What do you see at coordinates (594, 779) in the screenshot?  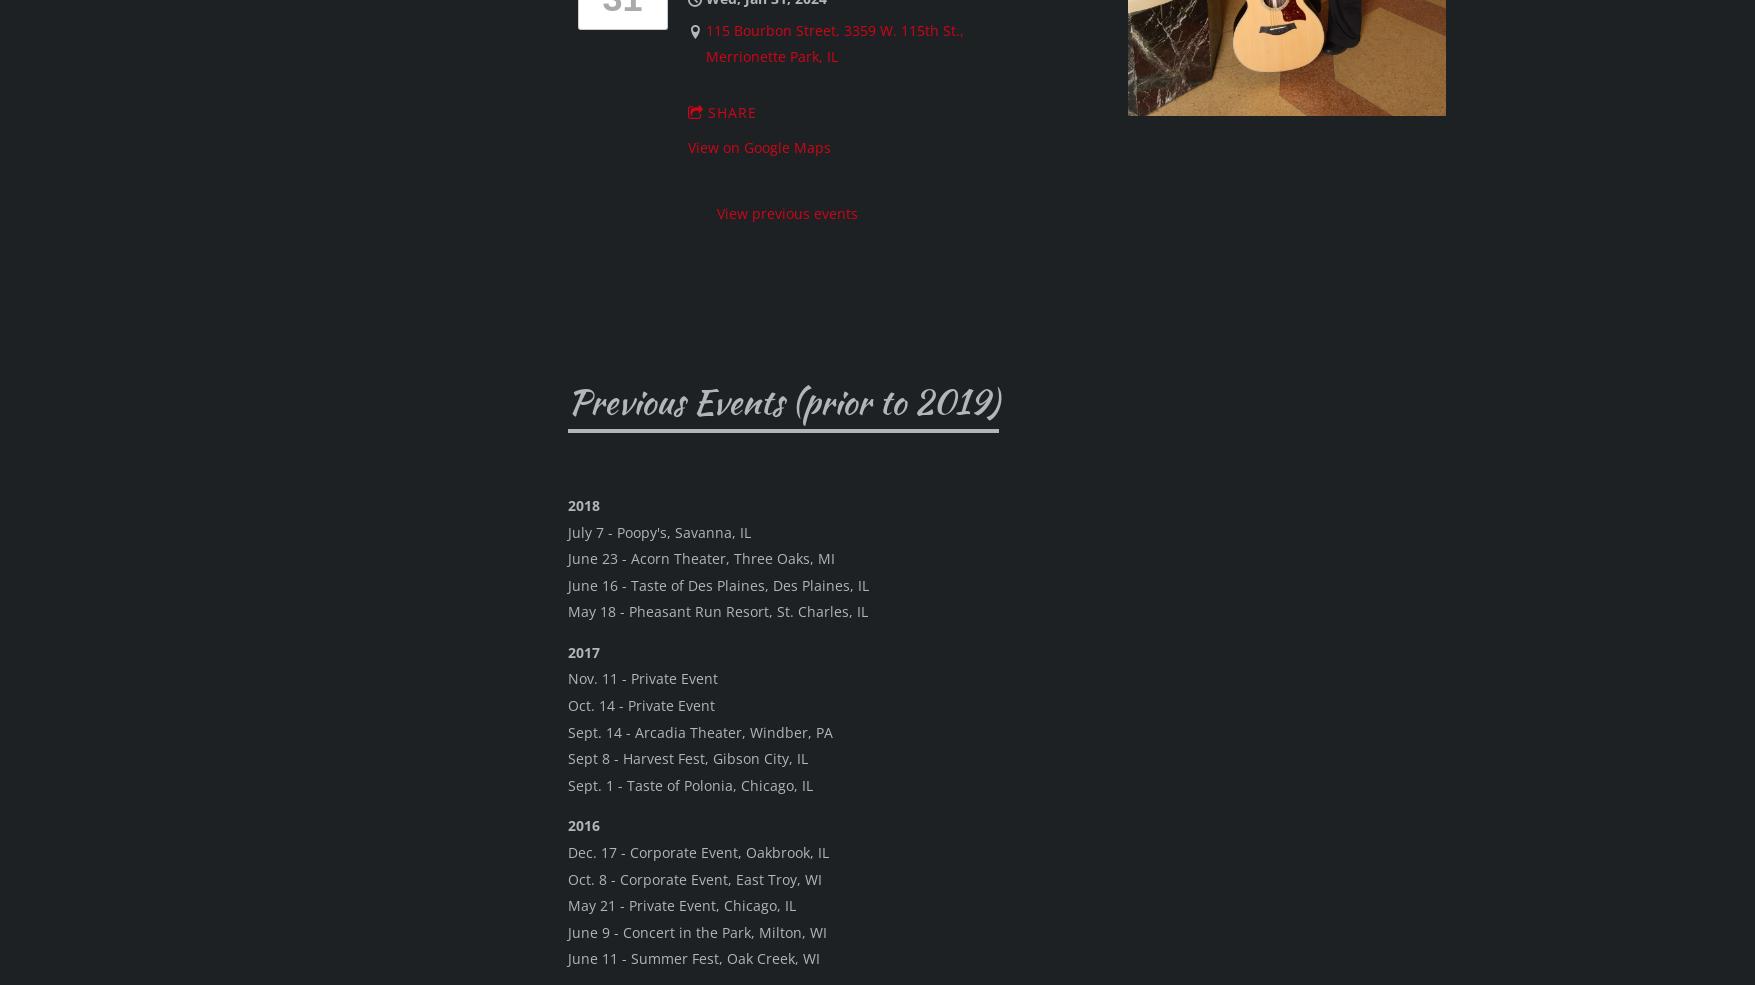 I see `'Aug. 7 -'` at bounding box center [594, 779].